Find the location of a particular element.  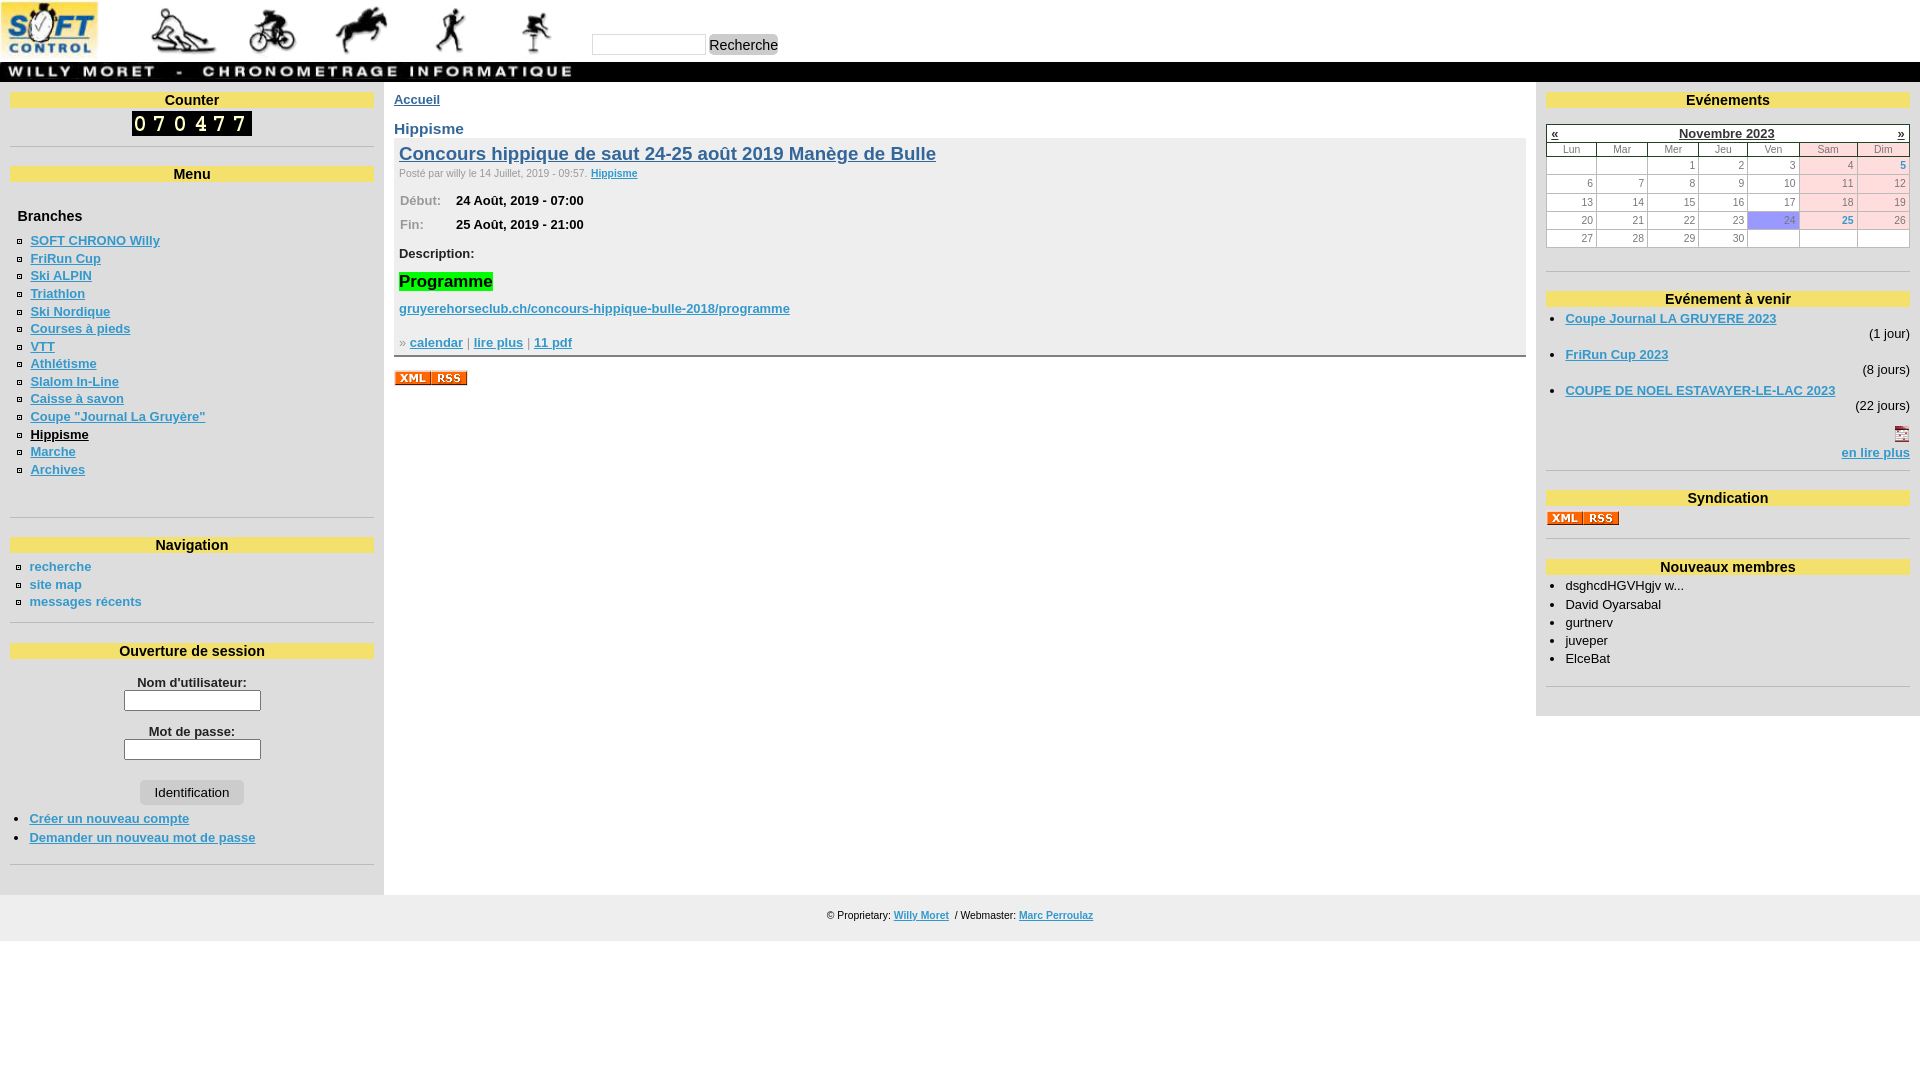

'Willy Moret' is located at coordinates (892, 915).